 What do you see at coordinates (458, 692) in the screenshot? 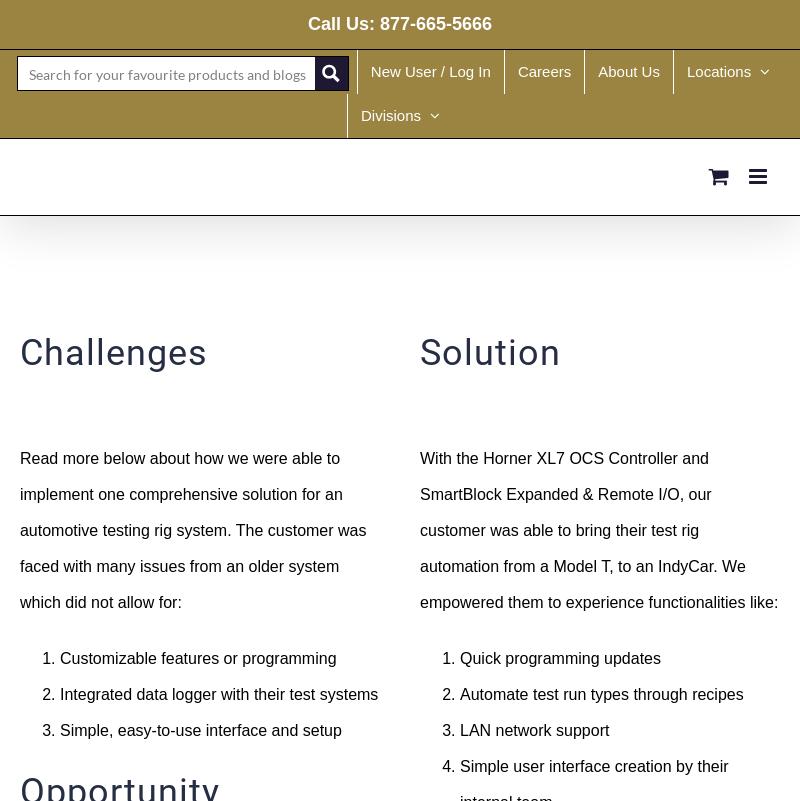
I see `'Automate test run types through recipes'` at bounding box center [458, 692].